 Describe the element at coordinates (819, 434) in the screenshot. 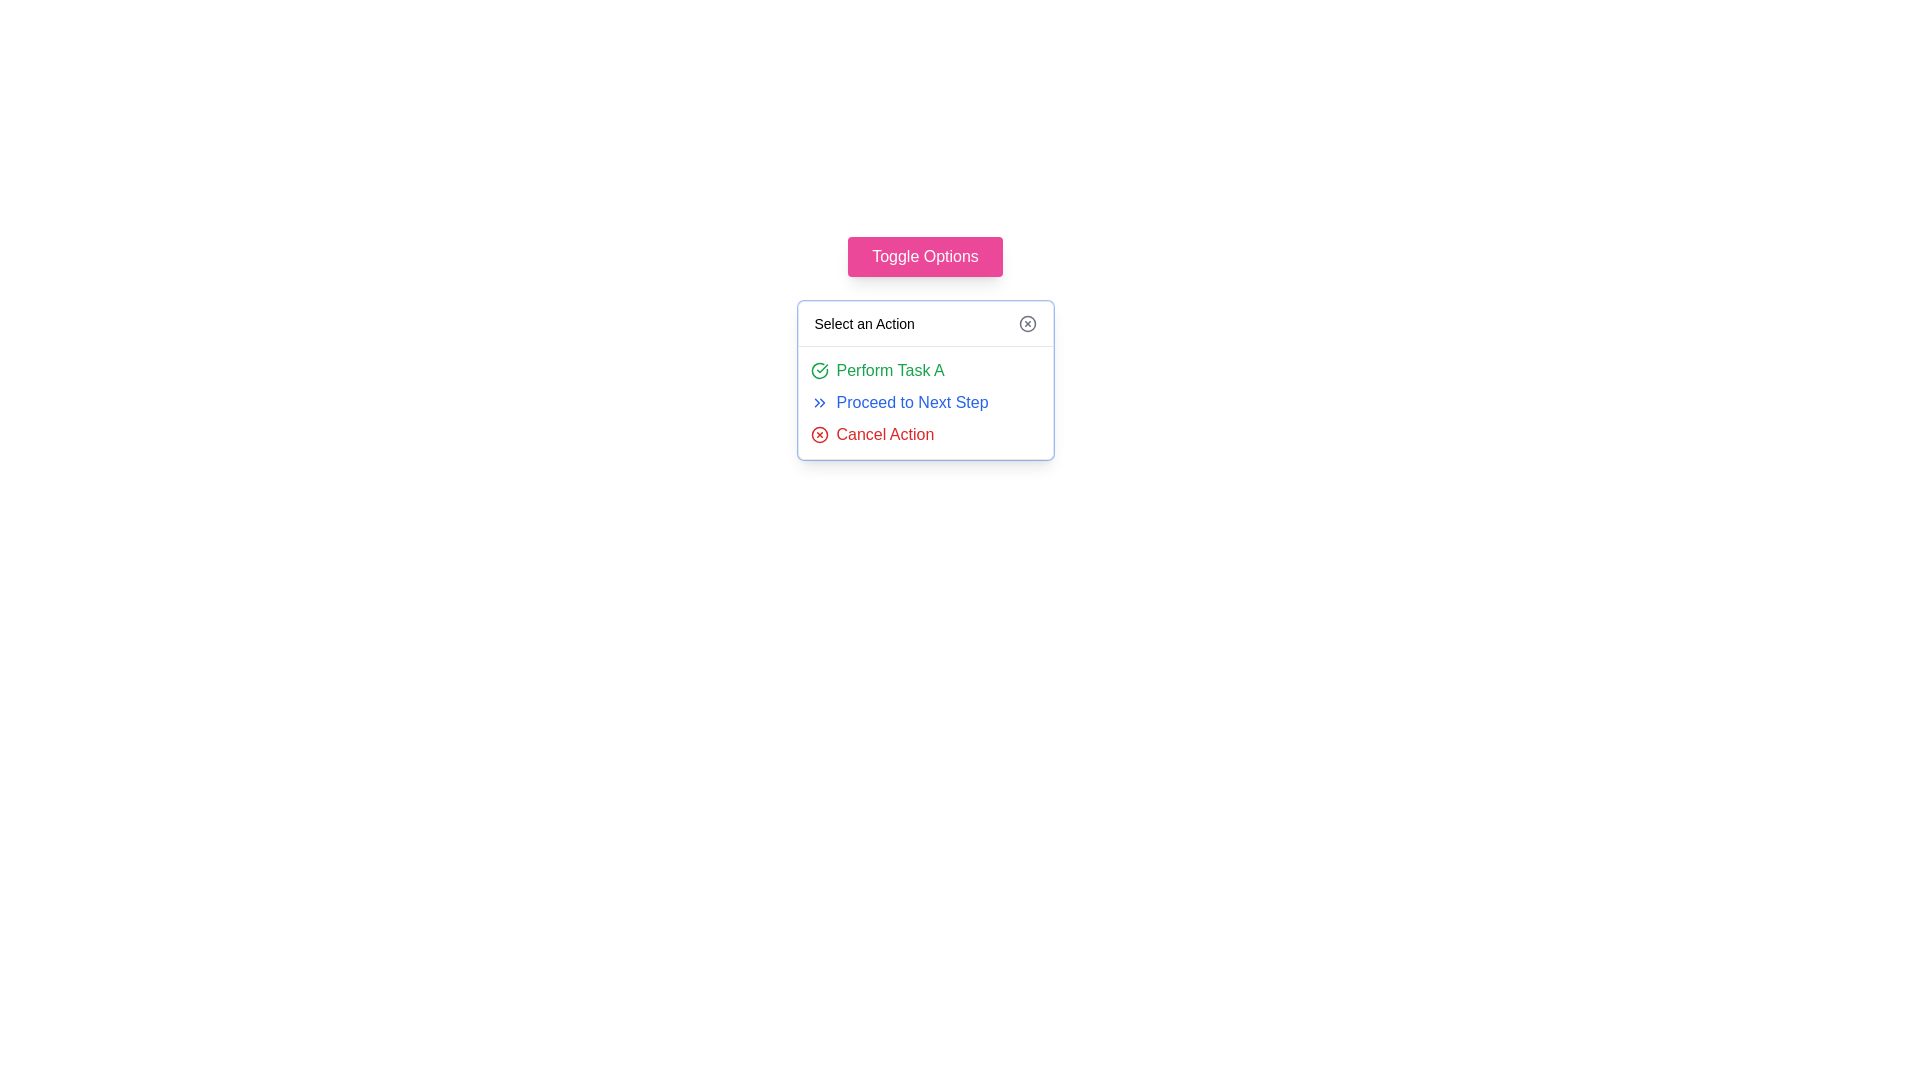

I see `the circular icon with a thin outline located next to the 'Select an Action' text field in the dropdown menu area` at that location.